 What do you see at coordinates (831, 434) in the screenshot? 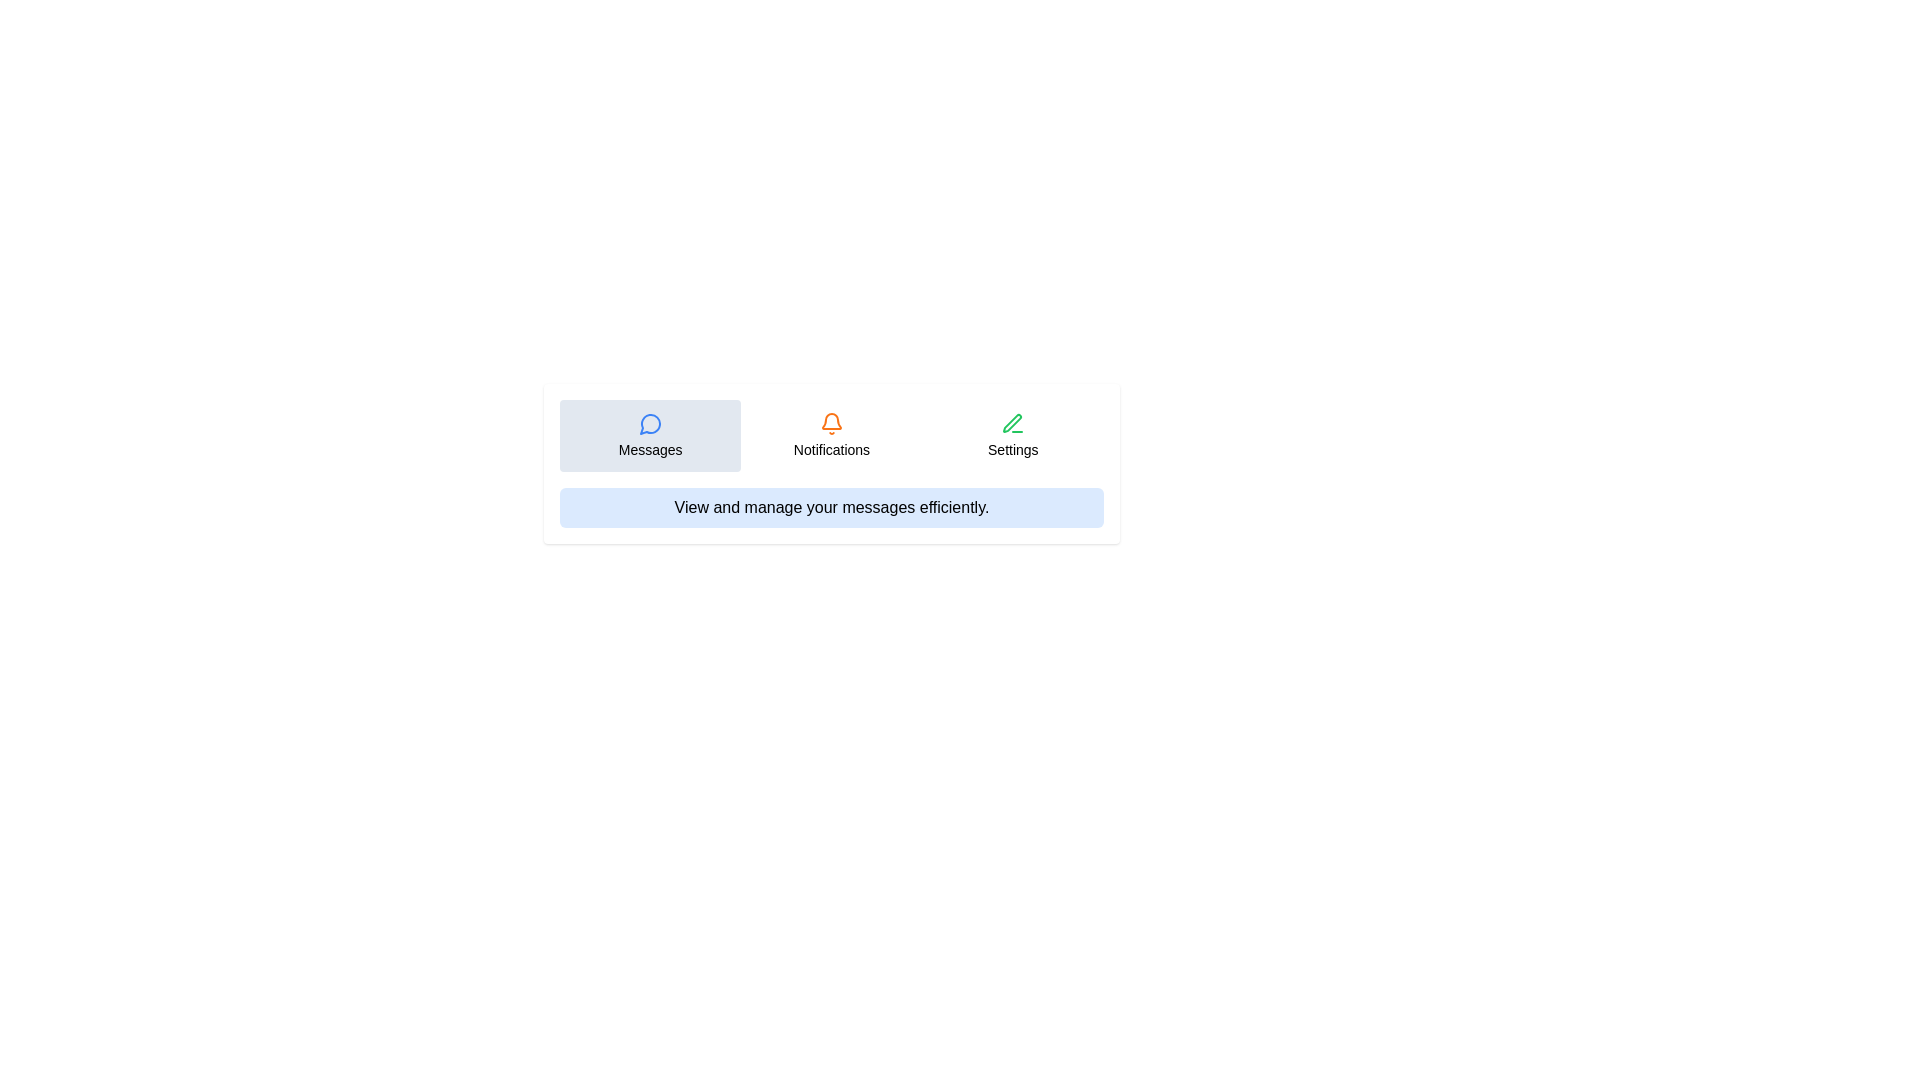
I see `the tab labeled Notifications` at bounding box center [831, 434].